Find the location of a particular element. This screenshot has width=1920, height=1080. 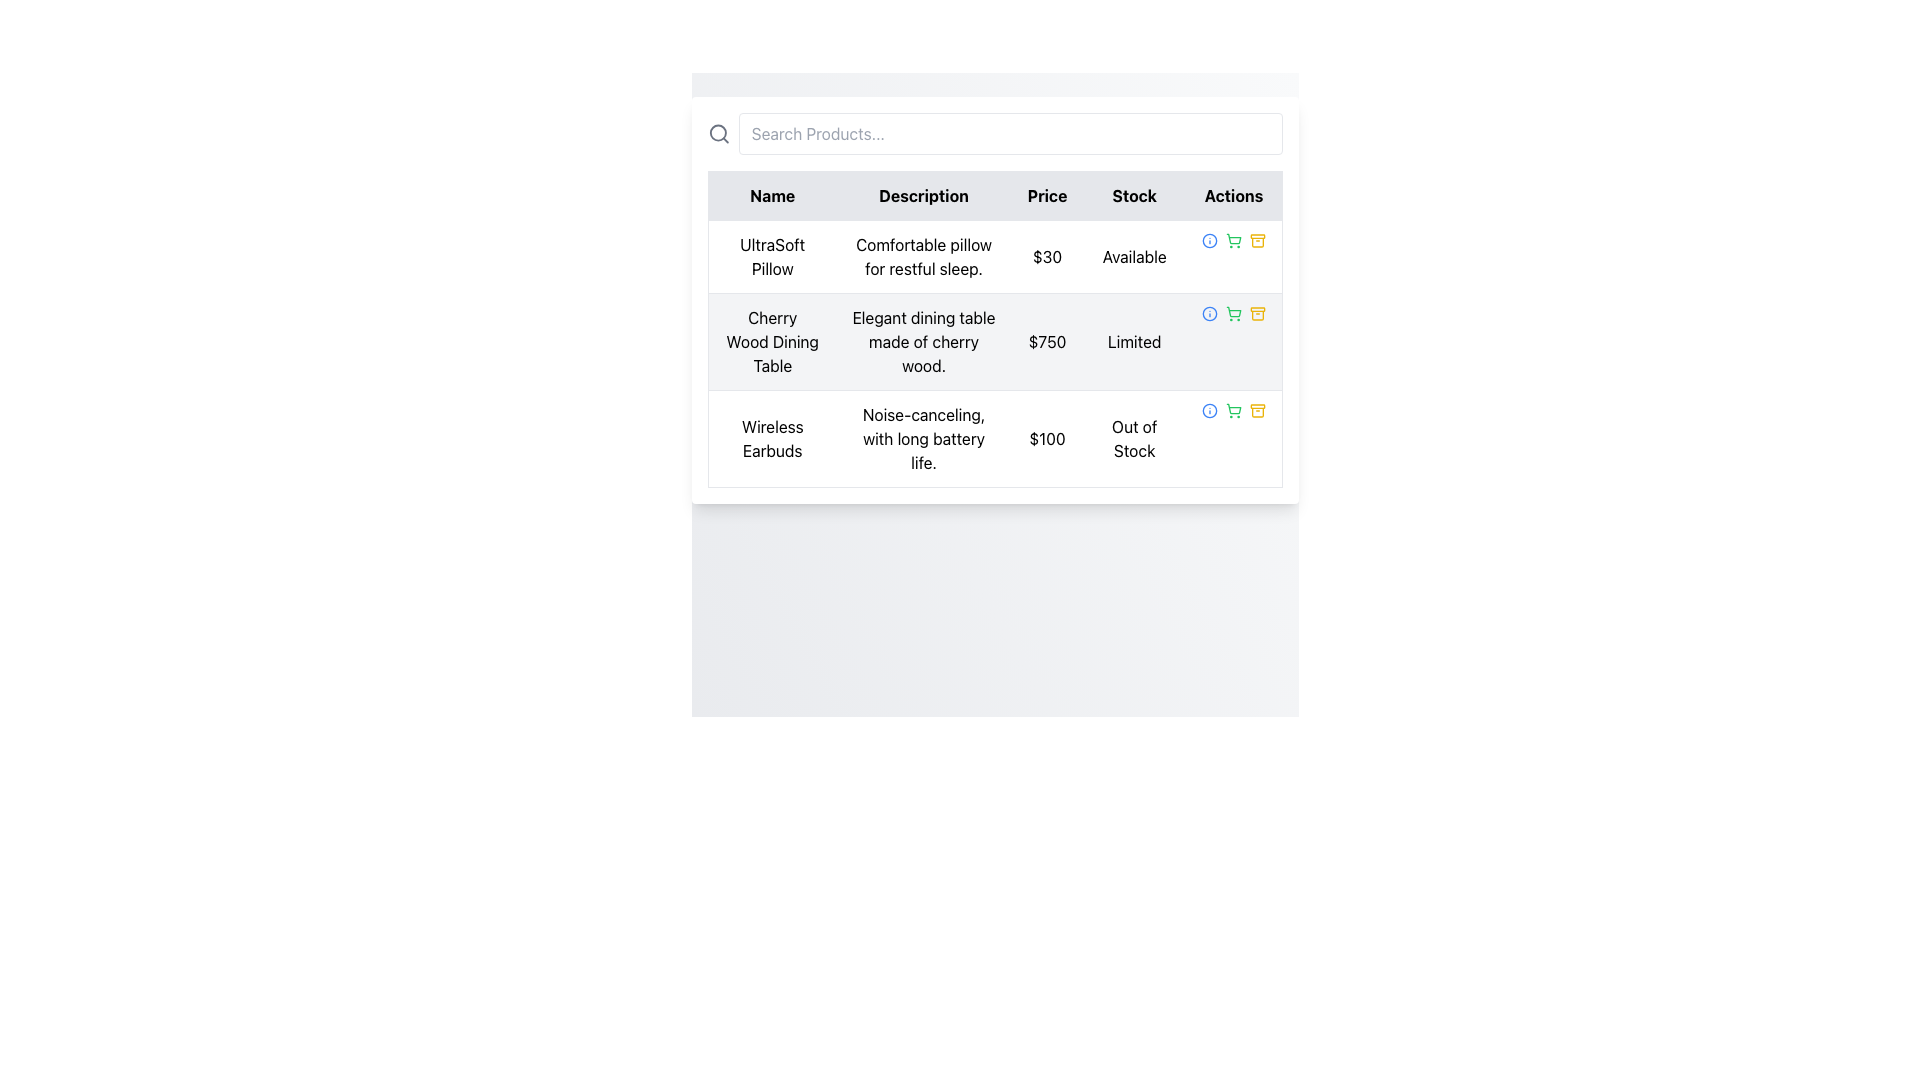

the green shopping cart icon button located in the 'Actions' column of the table row for 'Cherry Wood Dining Table' is located at coordinates (1232, 313).